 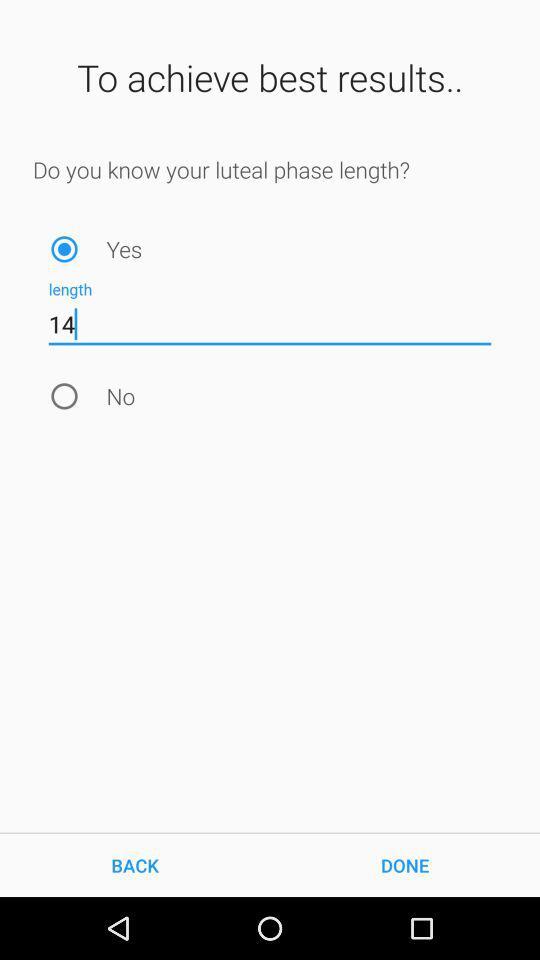 I want to click on no, so click(x=64, y=395).